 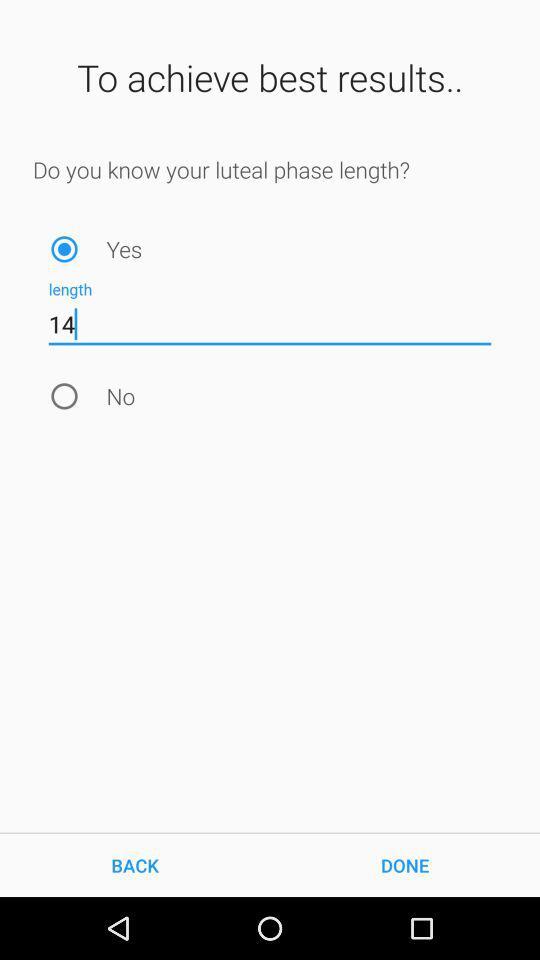 I want to click on no, so click(x=64, y=395).